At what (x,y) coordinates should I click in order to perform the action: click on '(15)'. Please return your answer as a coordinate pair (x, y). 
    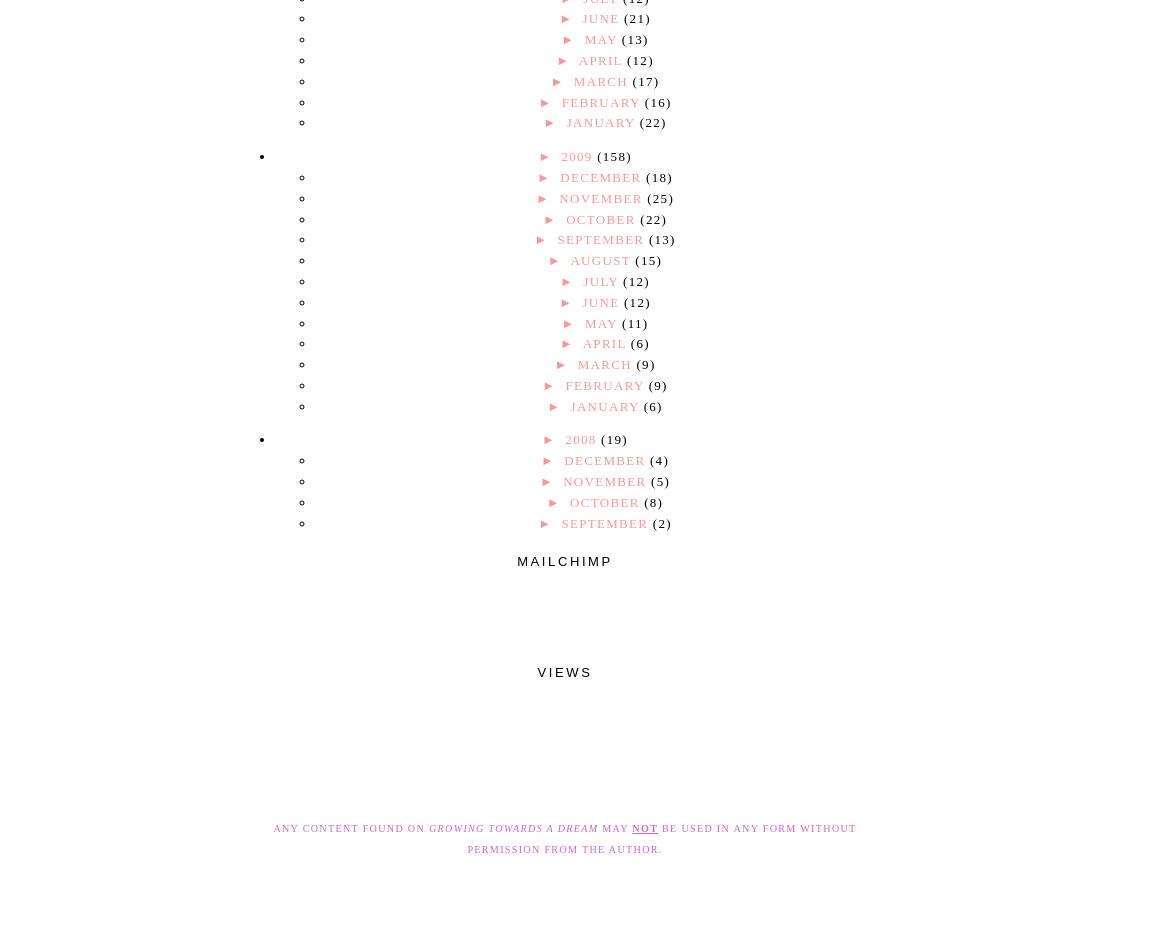
    Looking at the image, I should click on (634, 259).